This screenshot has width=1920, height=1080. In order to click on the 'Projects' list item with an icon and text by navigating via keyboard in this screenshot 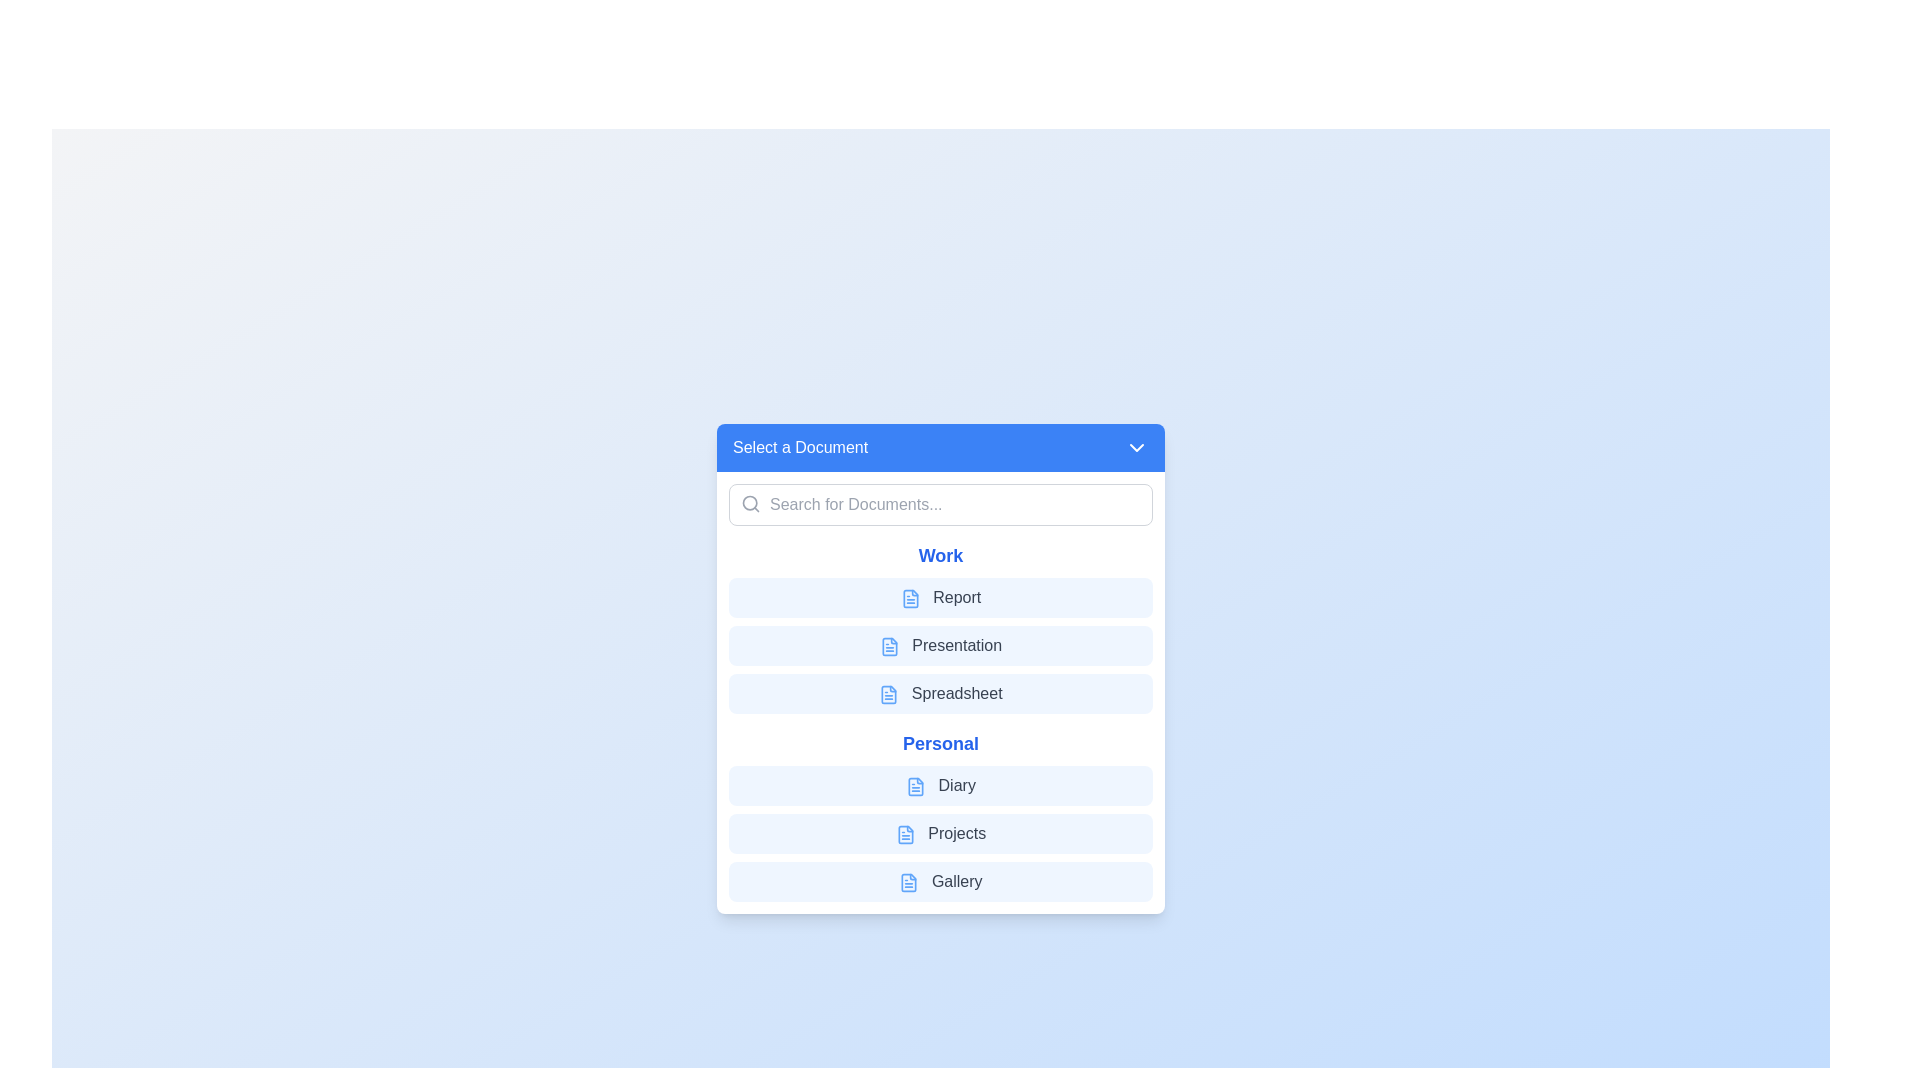, I will do `click(939, 833)`.